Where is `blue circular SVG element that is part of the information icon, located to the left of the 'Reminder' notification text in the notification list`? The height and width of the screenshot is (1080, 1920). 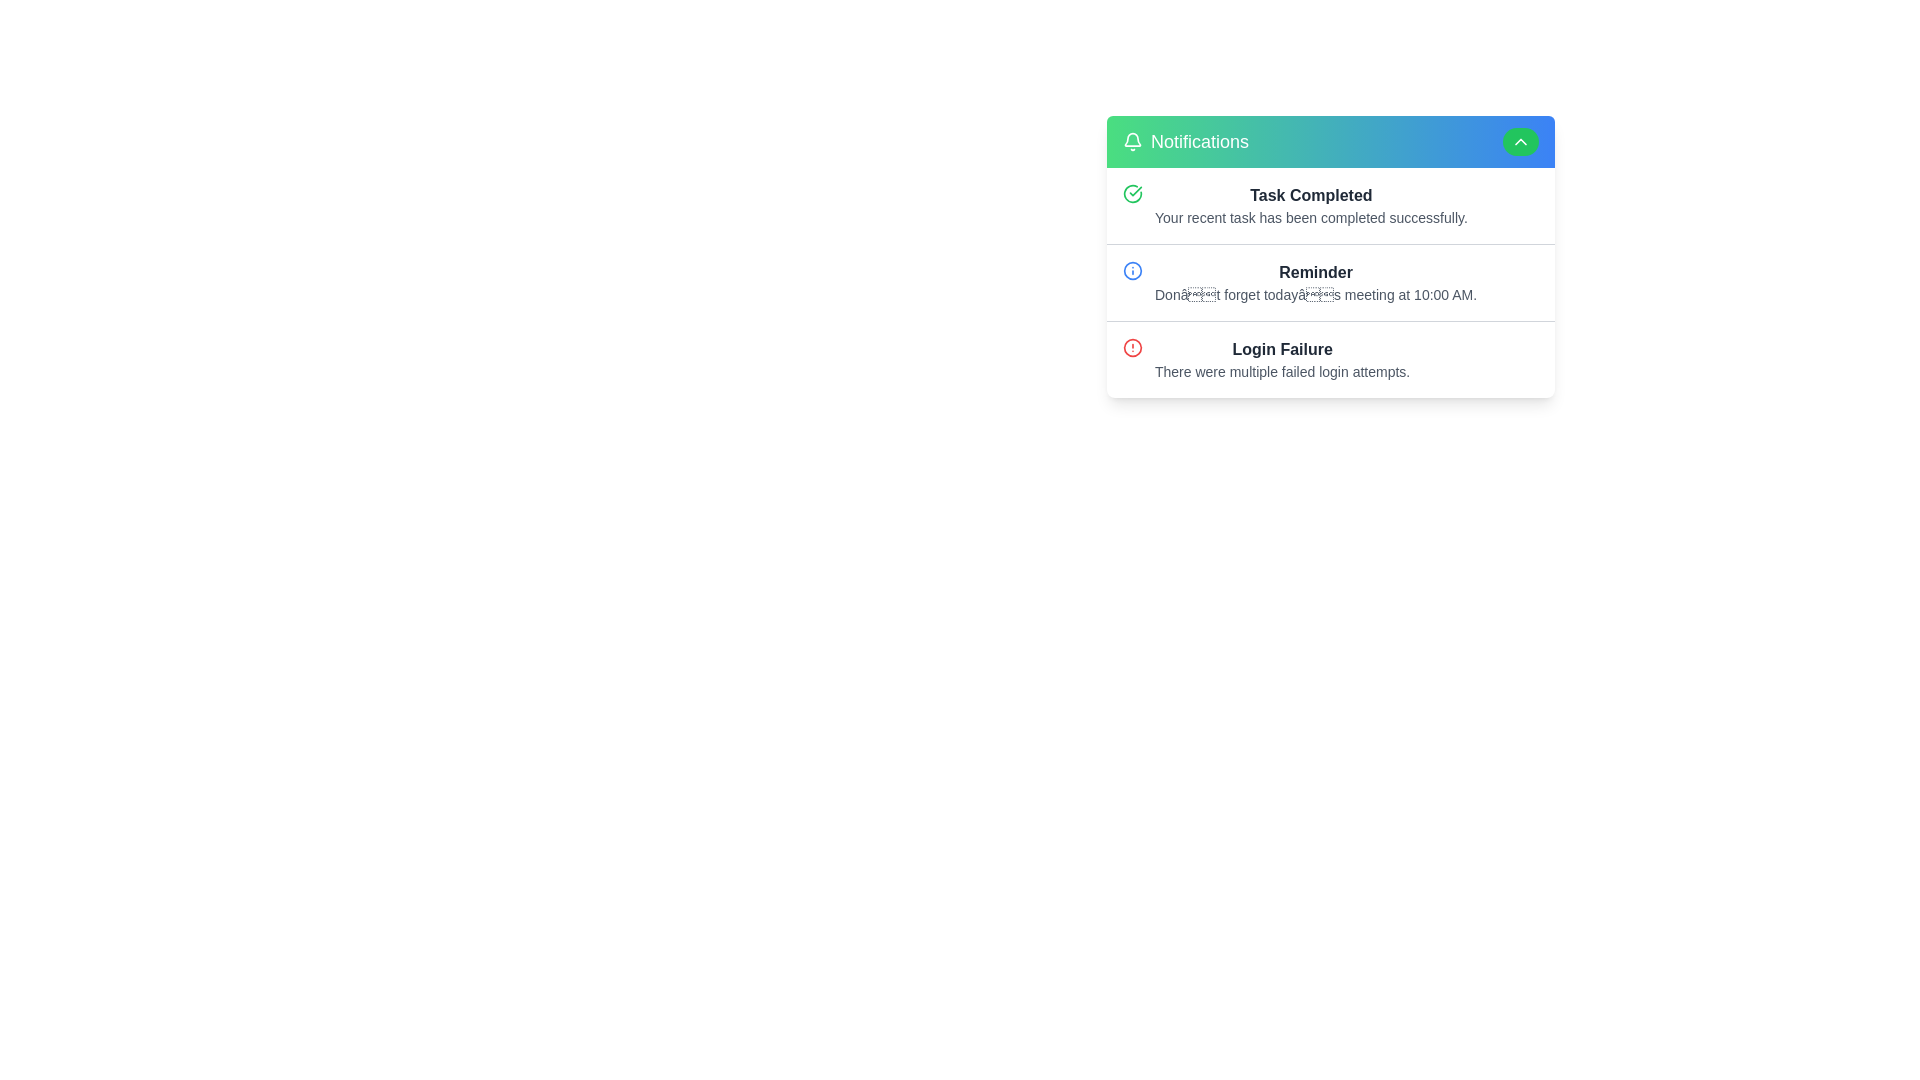
blue circular SVG element that is part of the information icon, located to the left of the 'Reminder' notification text in the notification list is located at coordinates (1132, 270).